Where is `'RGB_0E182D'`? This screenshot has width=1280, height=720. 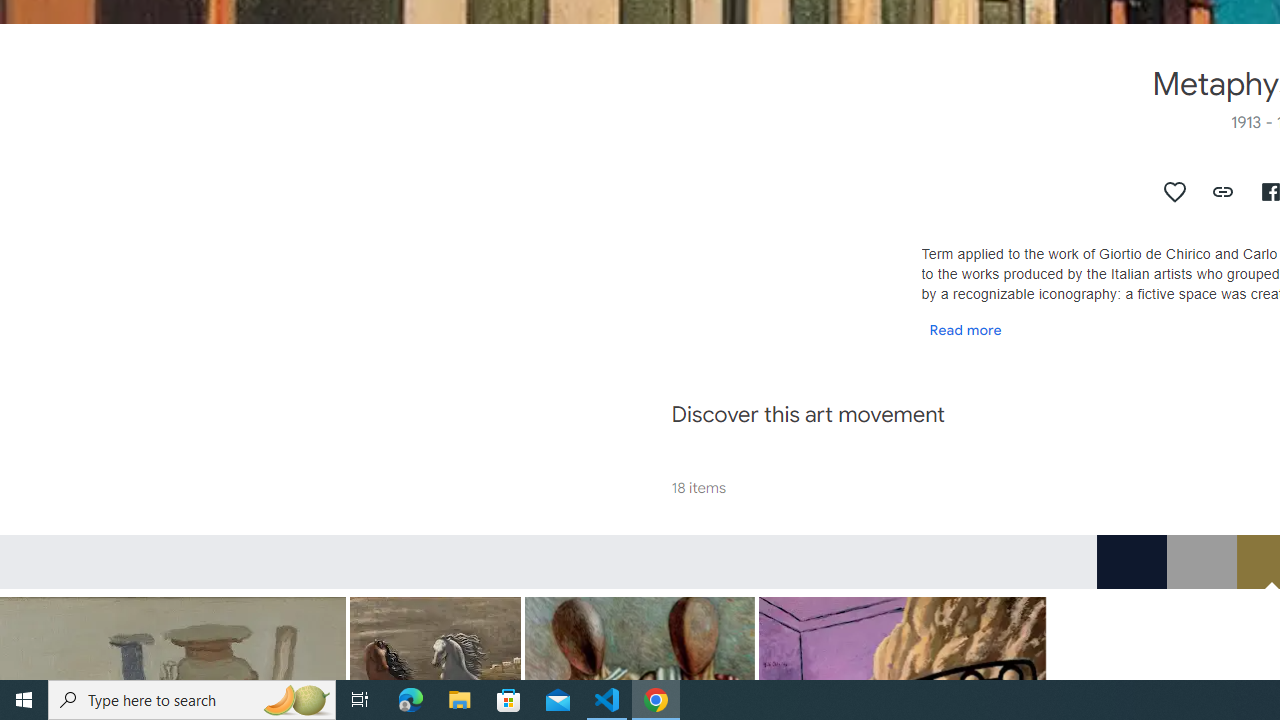 'RGB_0E182D' is located at coordinates (1131, 561).